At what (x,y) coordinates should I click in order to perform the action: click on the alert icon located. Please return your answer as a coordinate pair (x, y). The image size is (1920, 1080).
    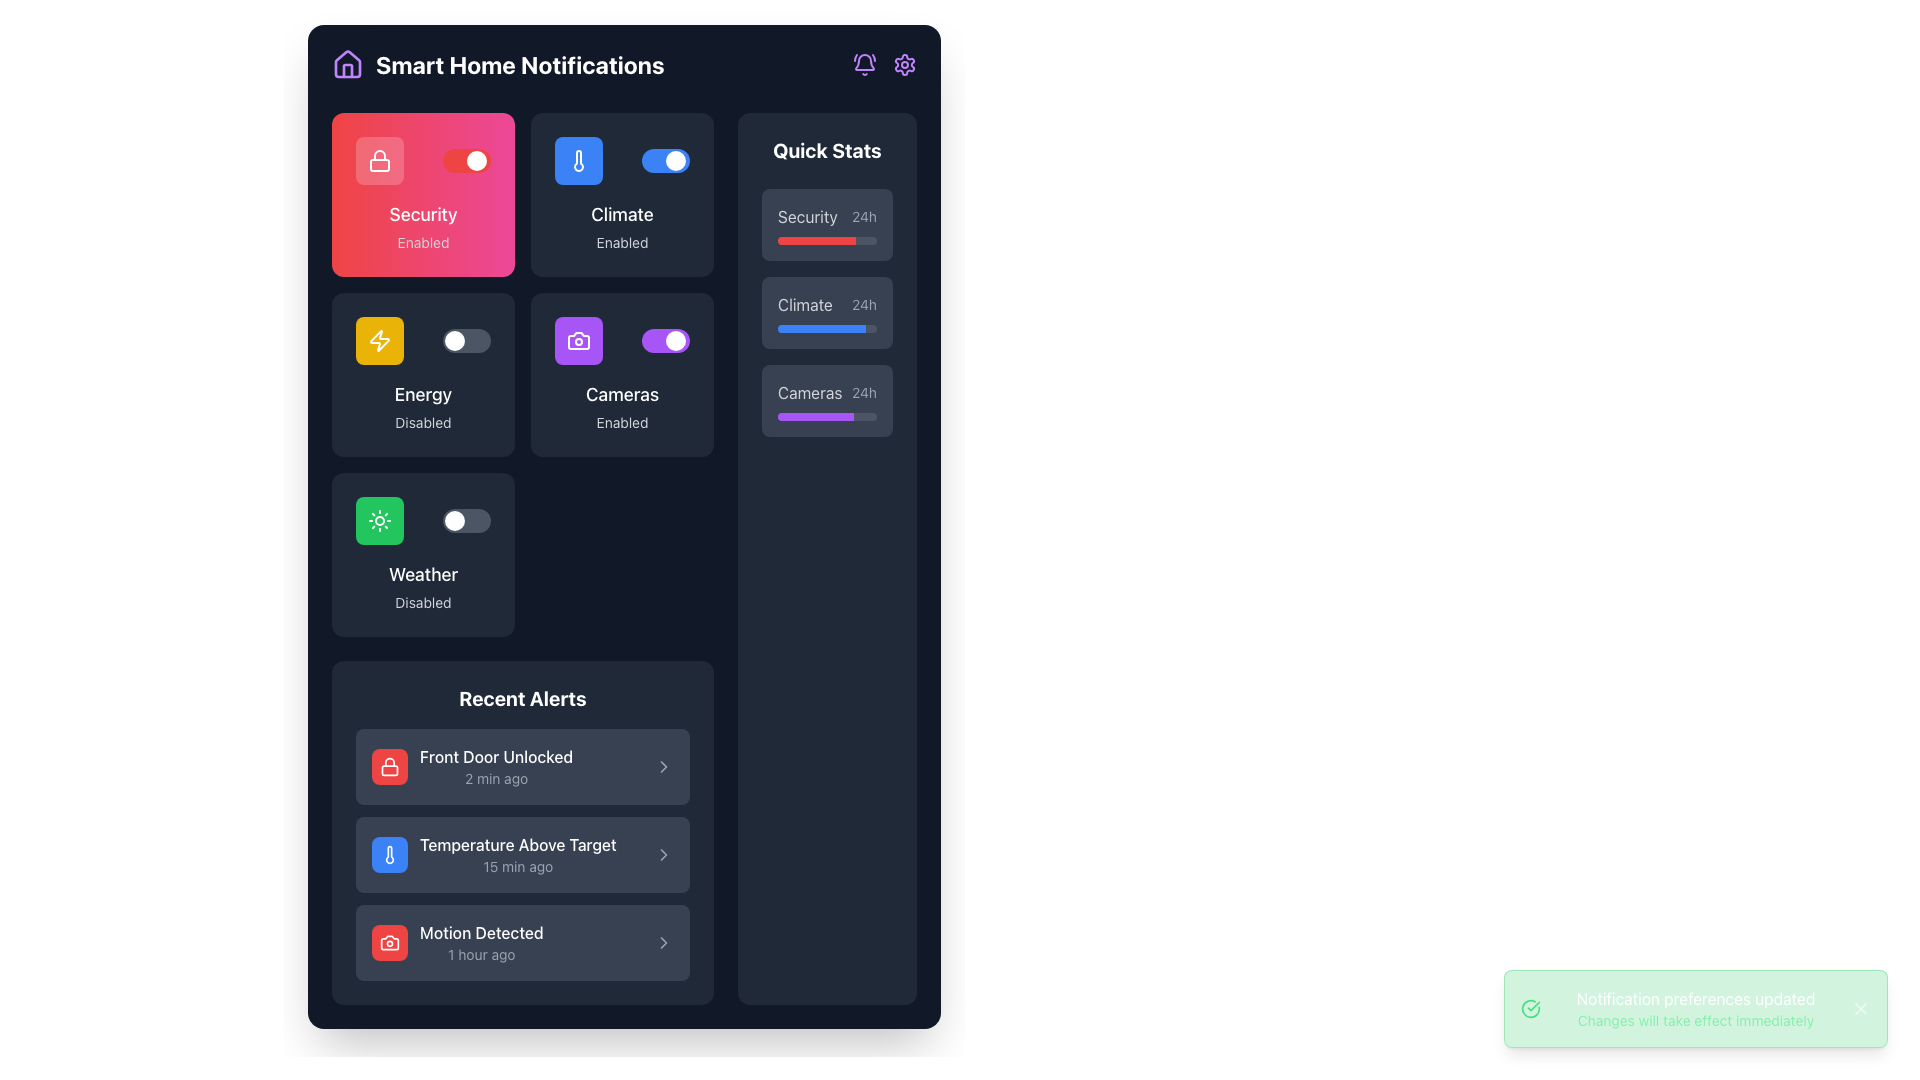
    Looking at the image, I should click on (663, 855).